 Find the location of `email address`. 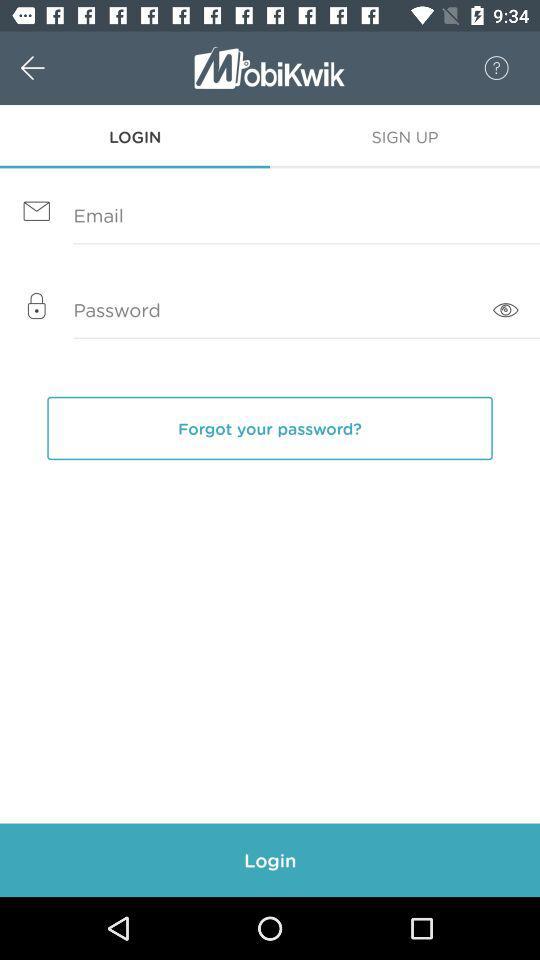

email address is located at coordinates (270, 216).